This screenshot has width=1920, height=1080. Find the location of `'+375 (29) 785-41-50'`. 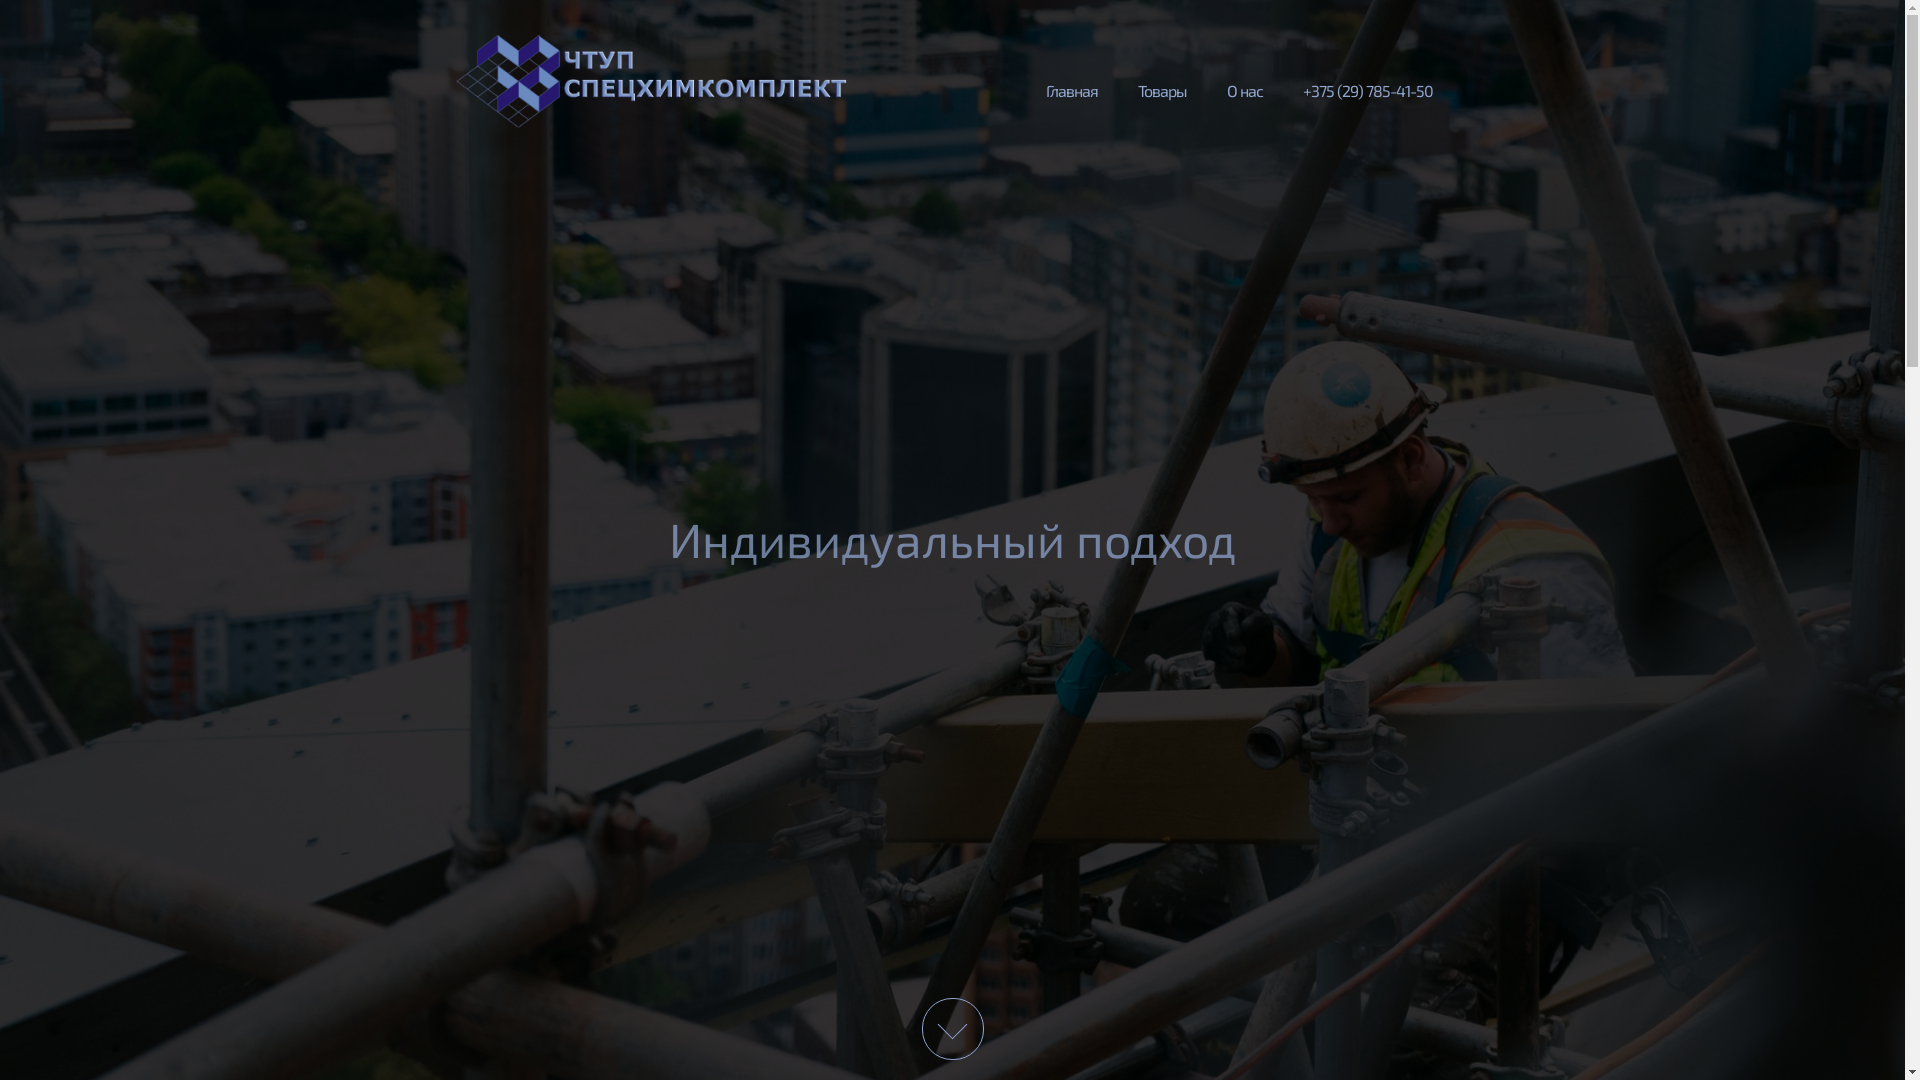

'+375 (29) 785-41-50' is located at coordinates (1281, 87).